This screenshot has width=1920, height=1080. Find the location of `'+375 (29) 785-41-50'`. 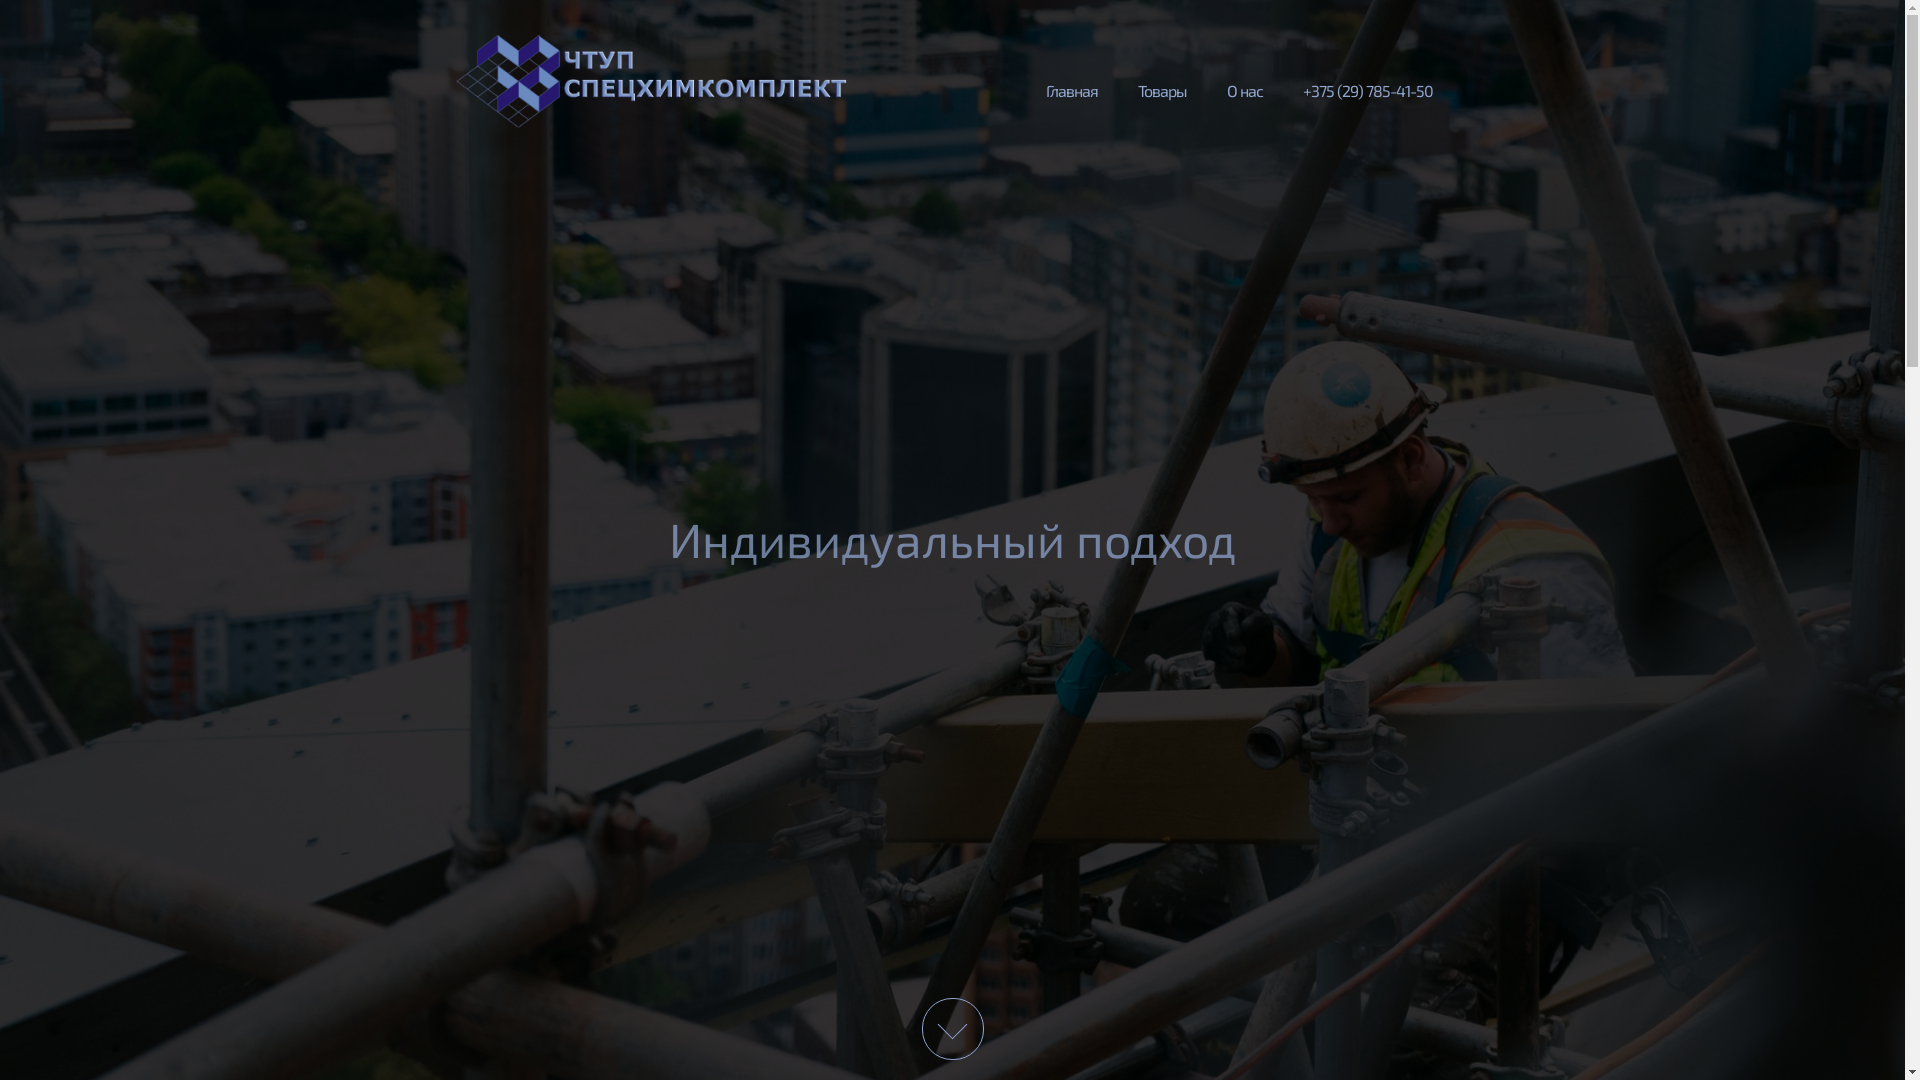

'+375 (29) 785-41-50' is located at coordinates (1281, 87).